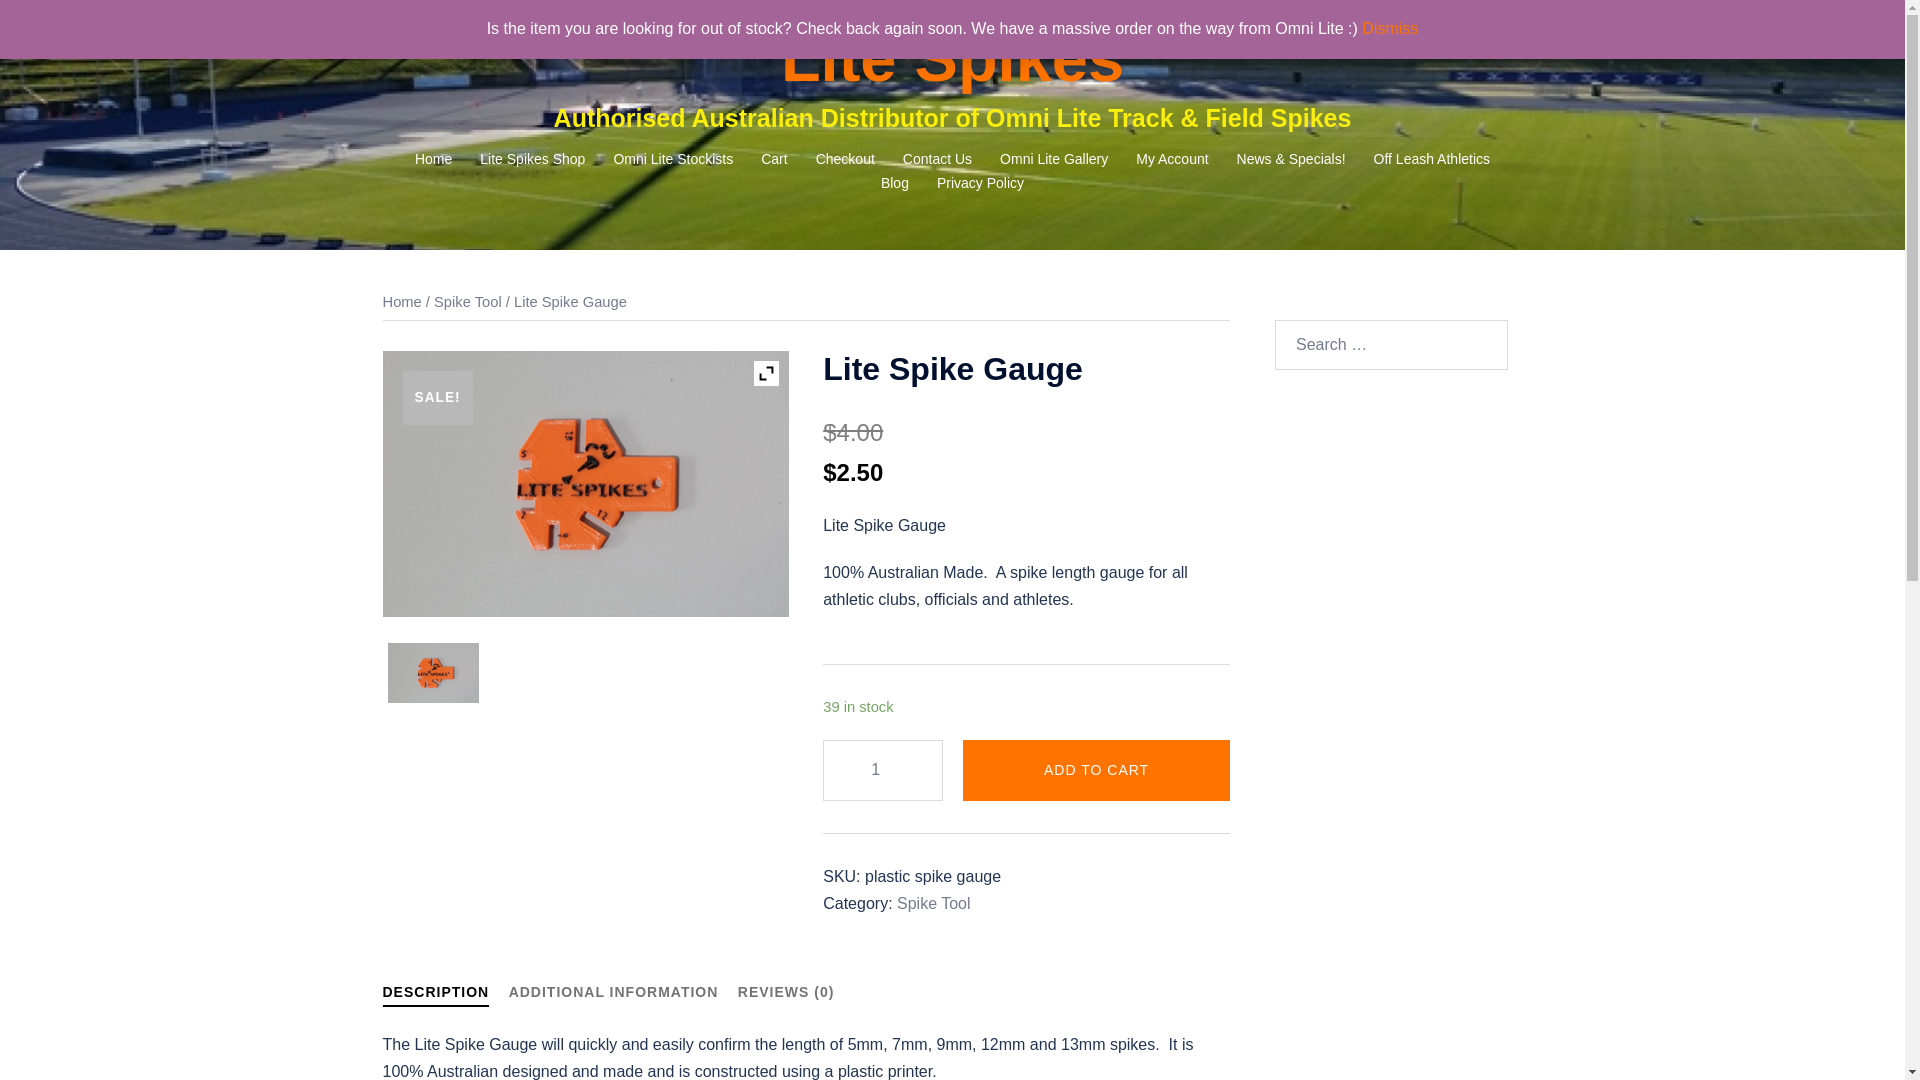 The height and width of the screenshot is (1080, 1920). Describe the element at coordinates (951, 57) in the screenshot. I see `'Lite Spikes'` at that location.